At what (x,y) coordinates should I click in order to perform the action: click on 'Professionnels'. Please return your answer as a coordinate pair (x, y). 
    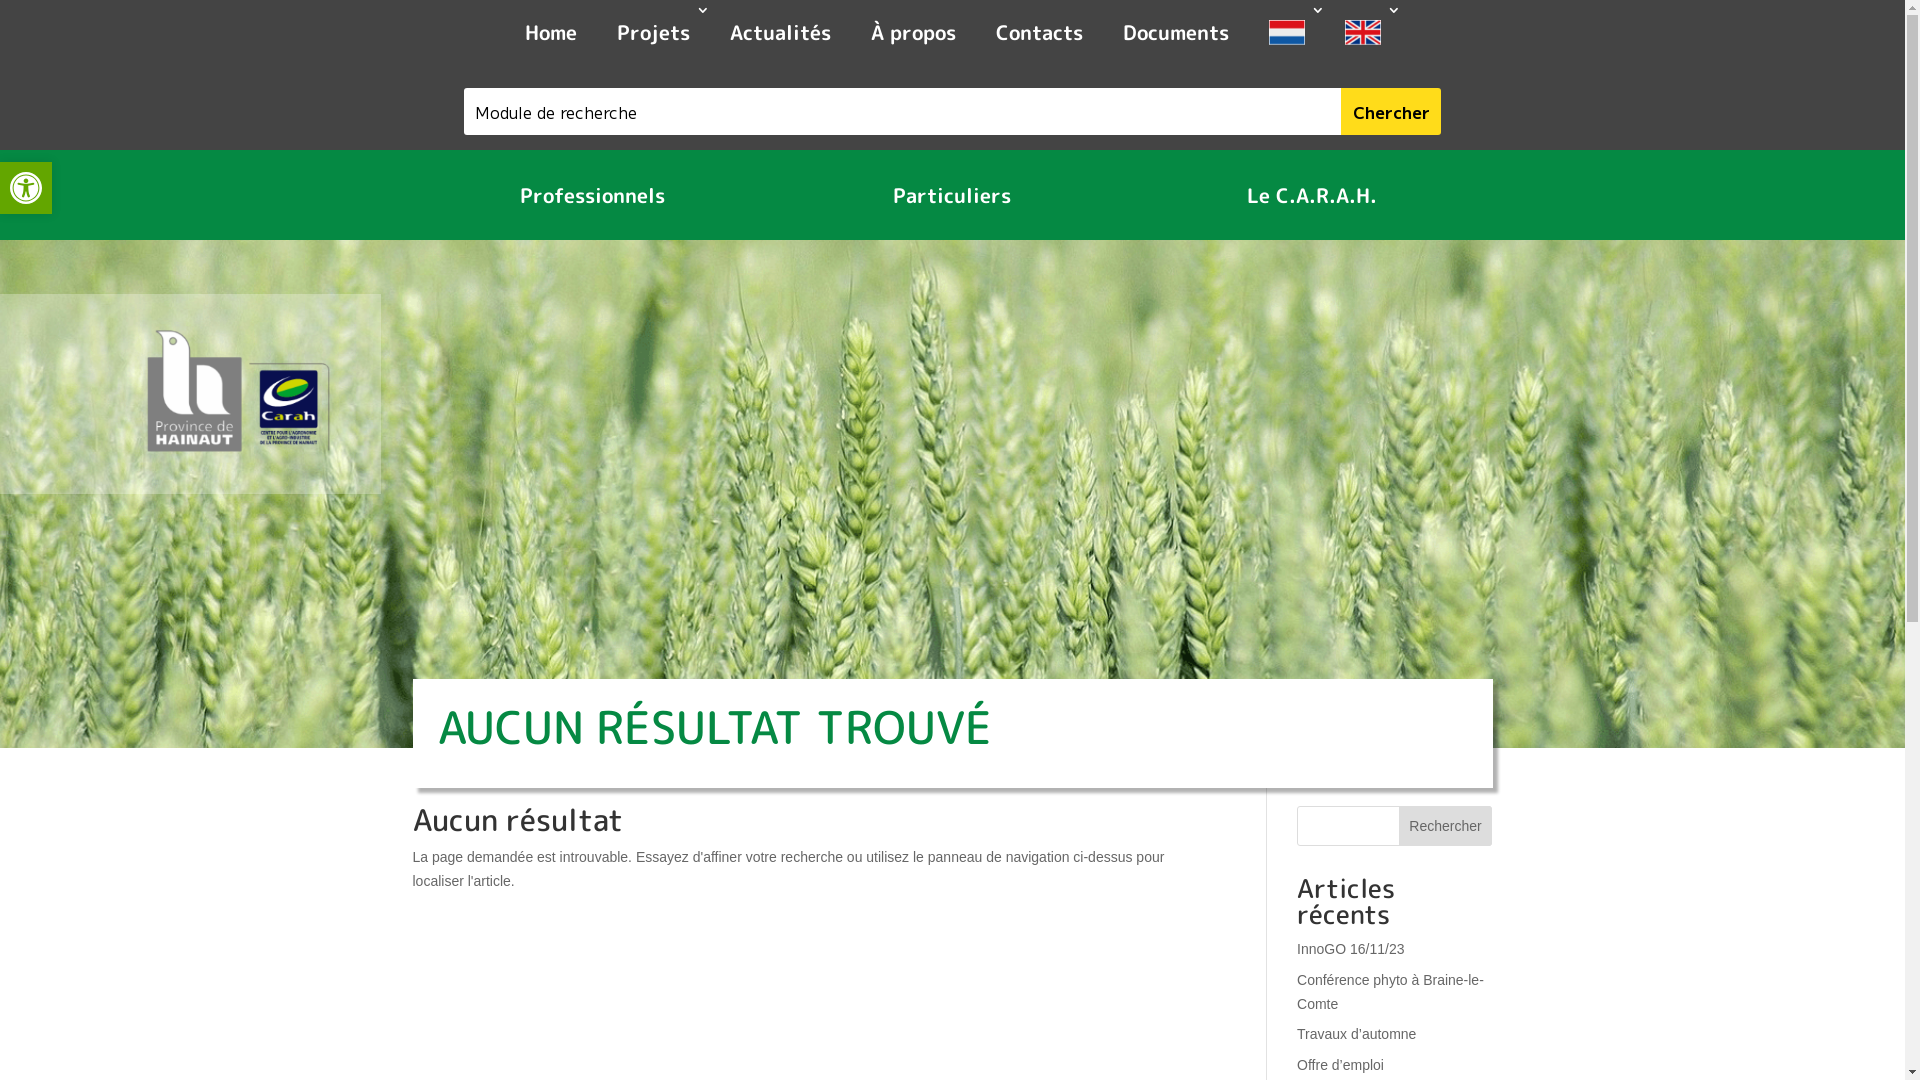
    Looking at the image, I should click on (591, 195).